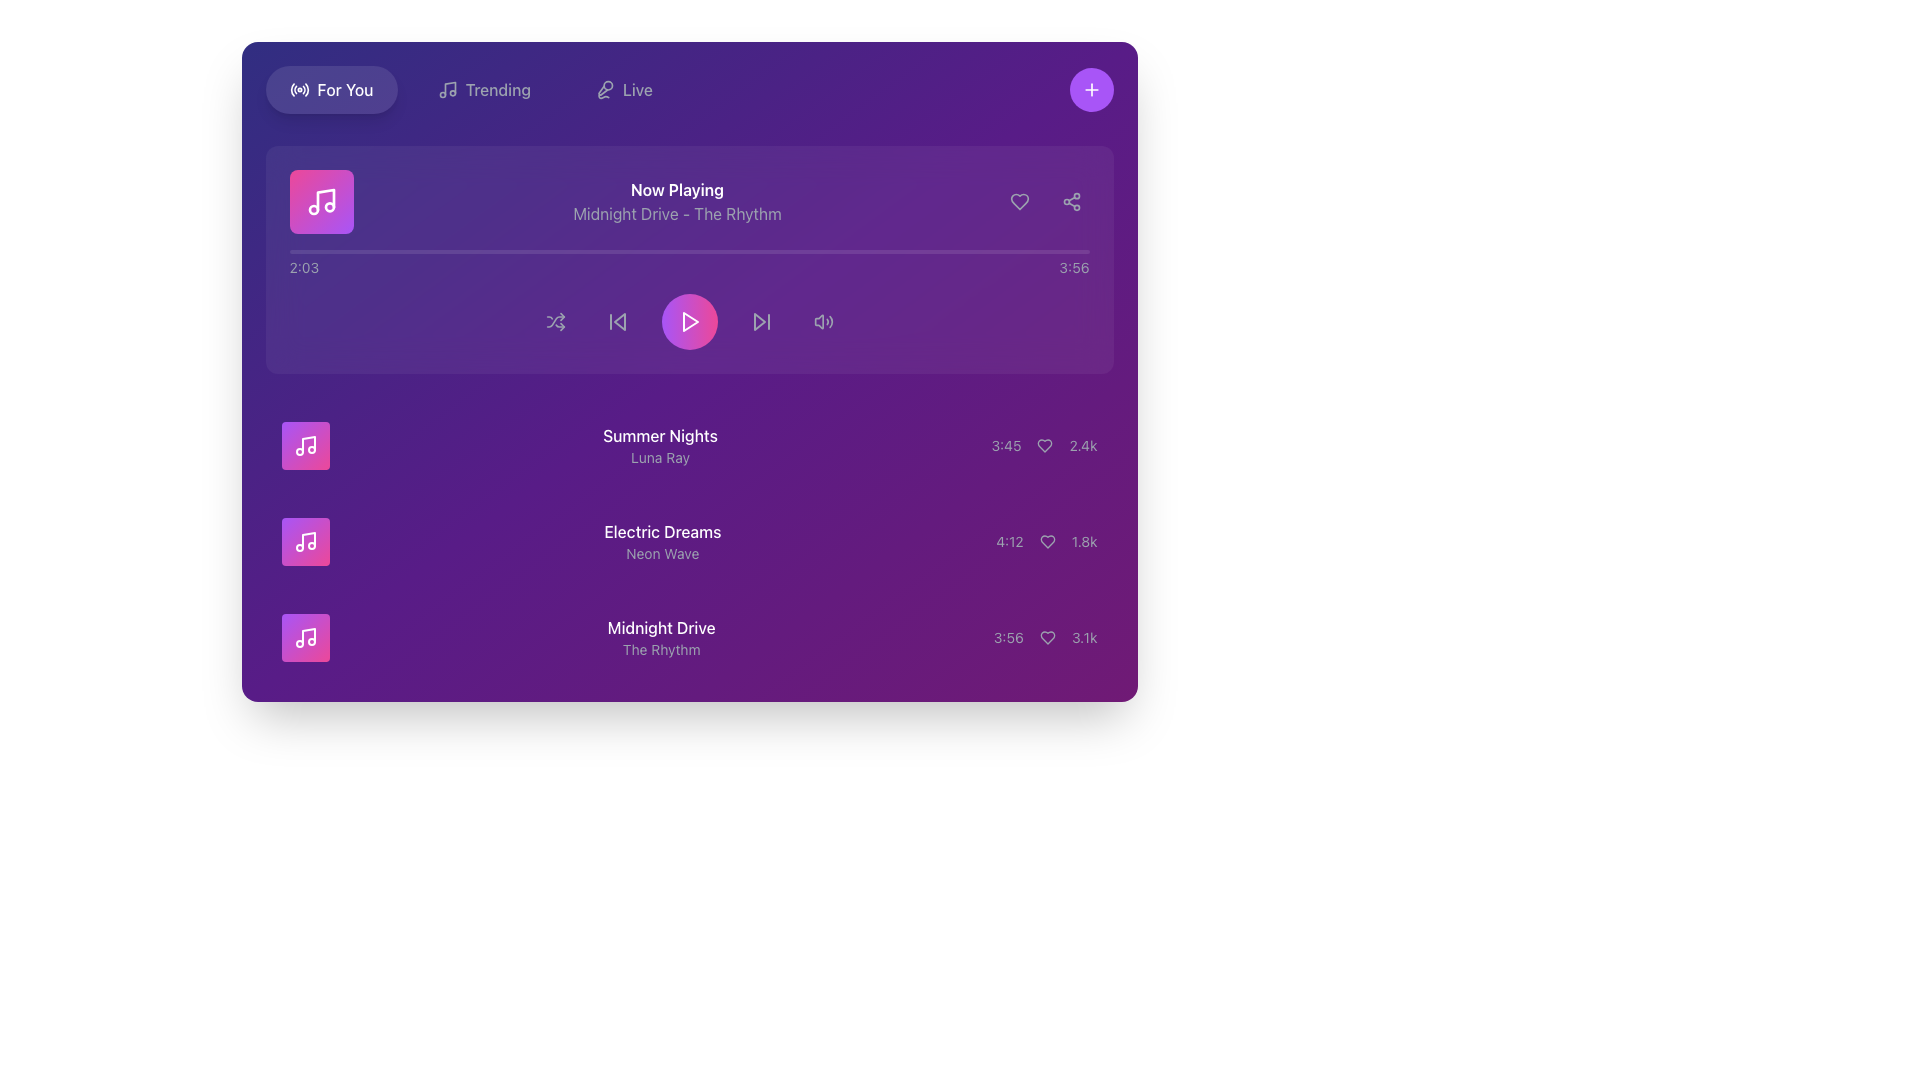  I want to click on the play button icon located in the center of the circular button in the media control section, so click(689, 320).